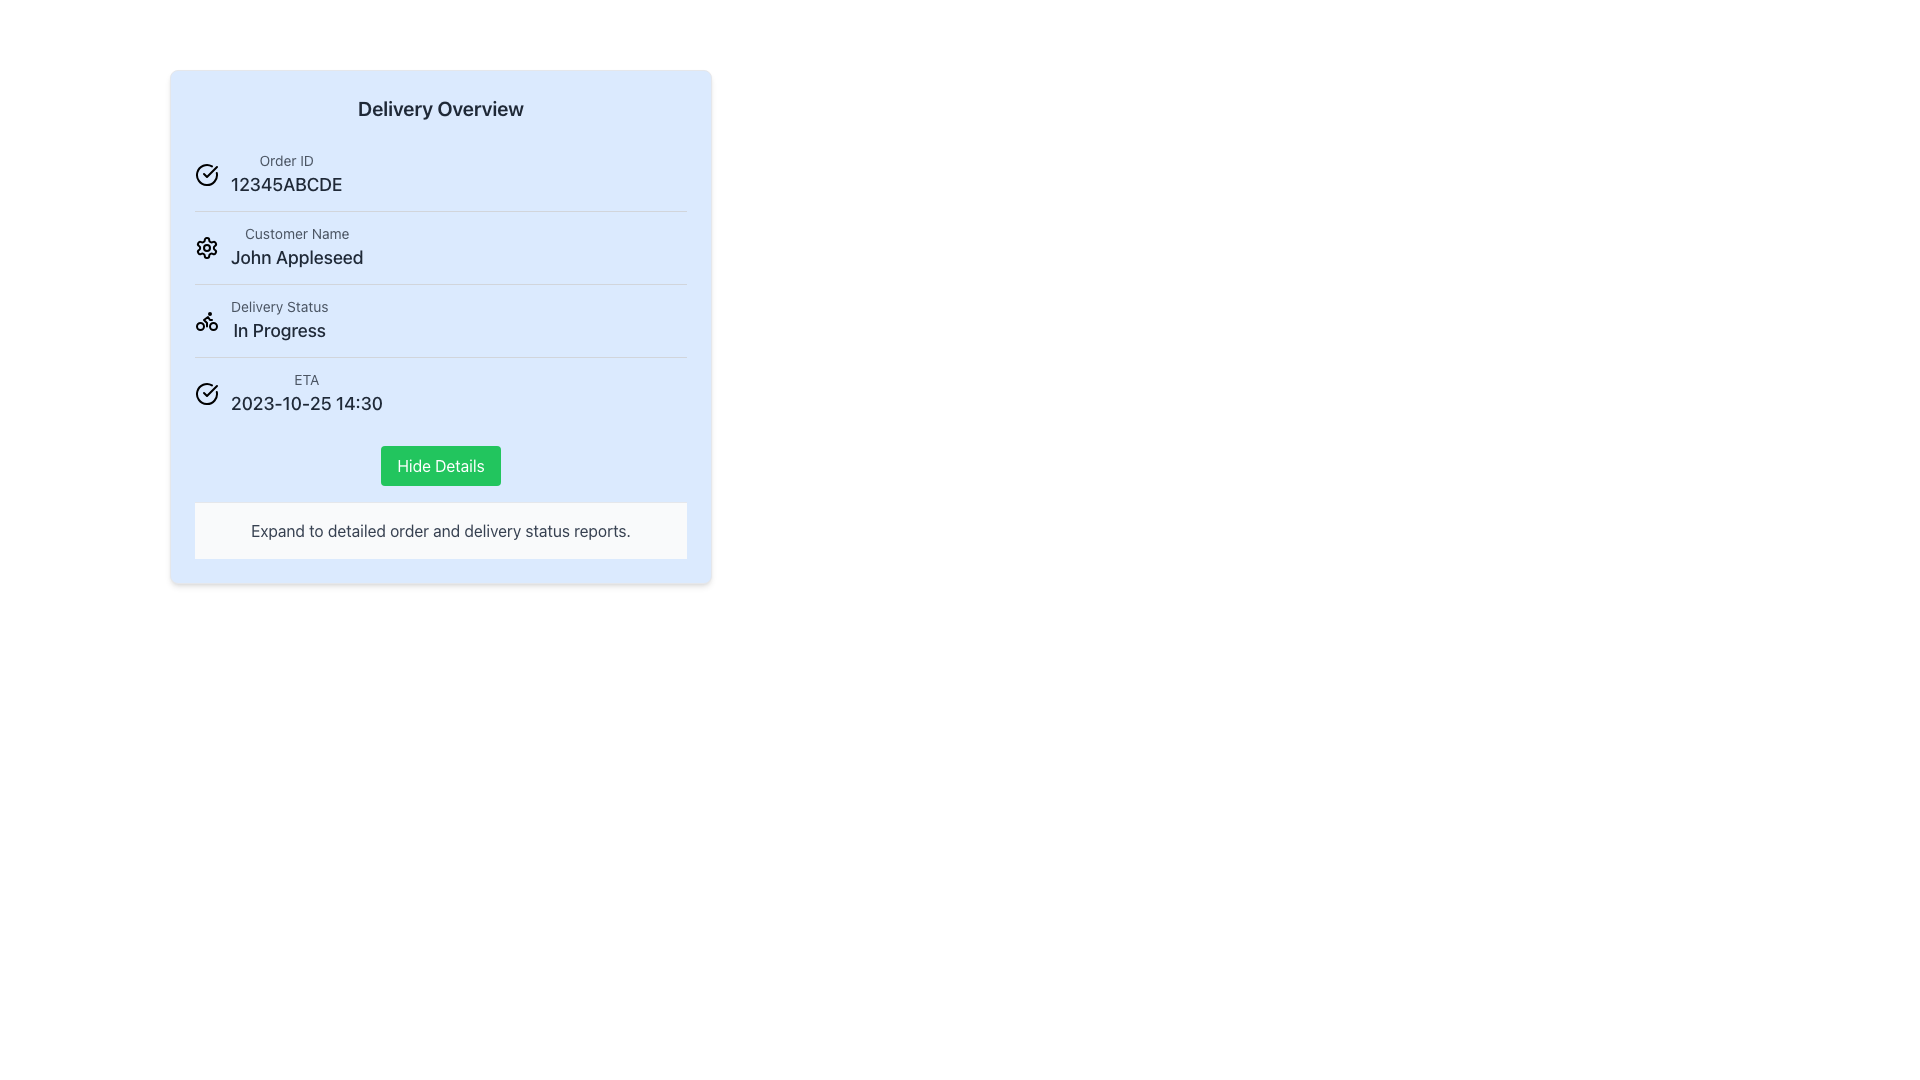  I want to click on the circular icon with a checkmark symbol, which is located to the left of the 'ETA' label and timestamp '2023-10-25 14:30', so click(206, 393).